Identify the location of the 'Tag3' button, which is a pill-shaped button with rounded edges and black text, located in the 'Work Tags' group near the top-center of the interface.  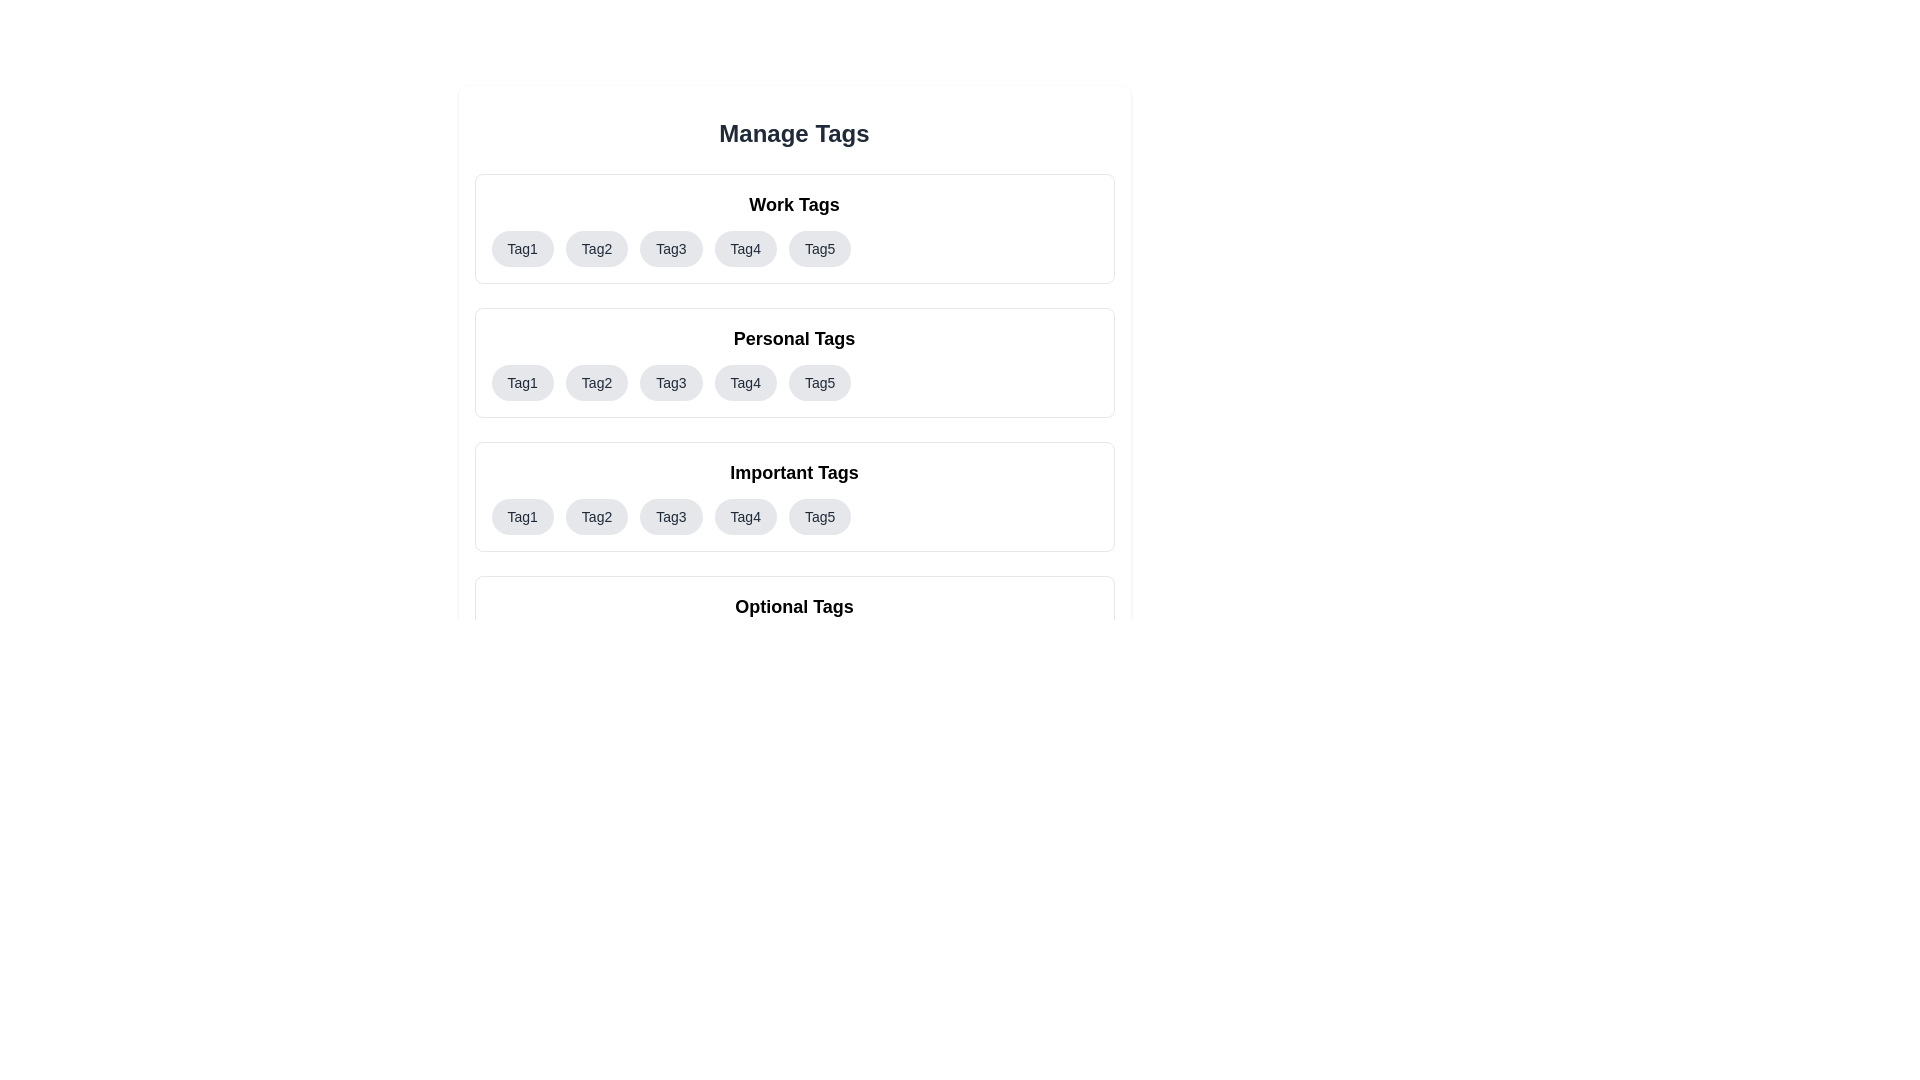
(671, 248).